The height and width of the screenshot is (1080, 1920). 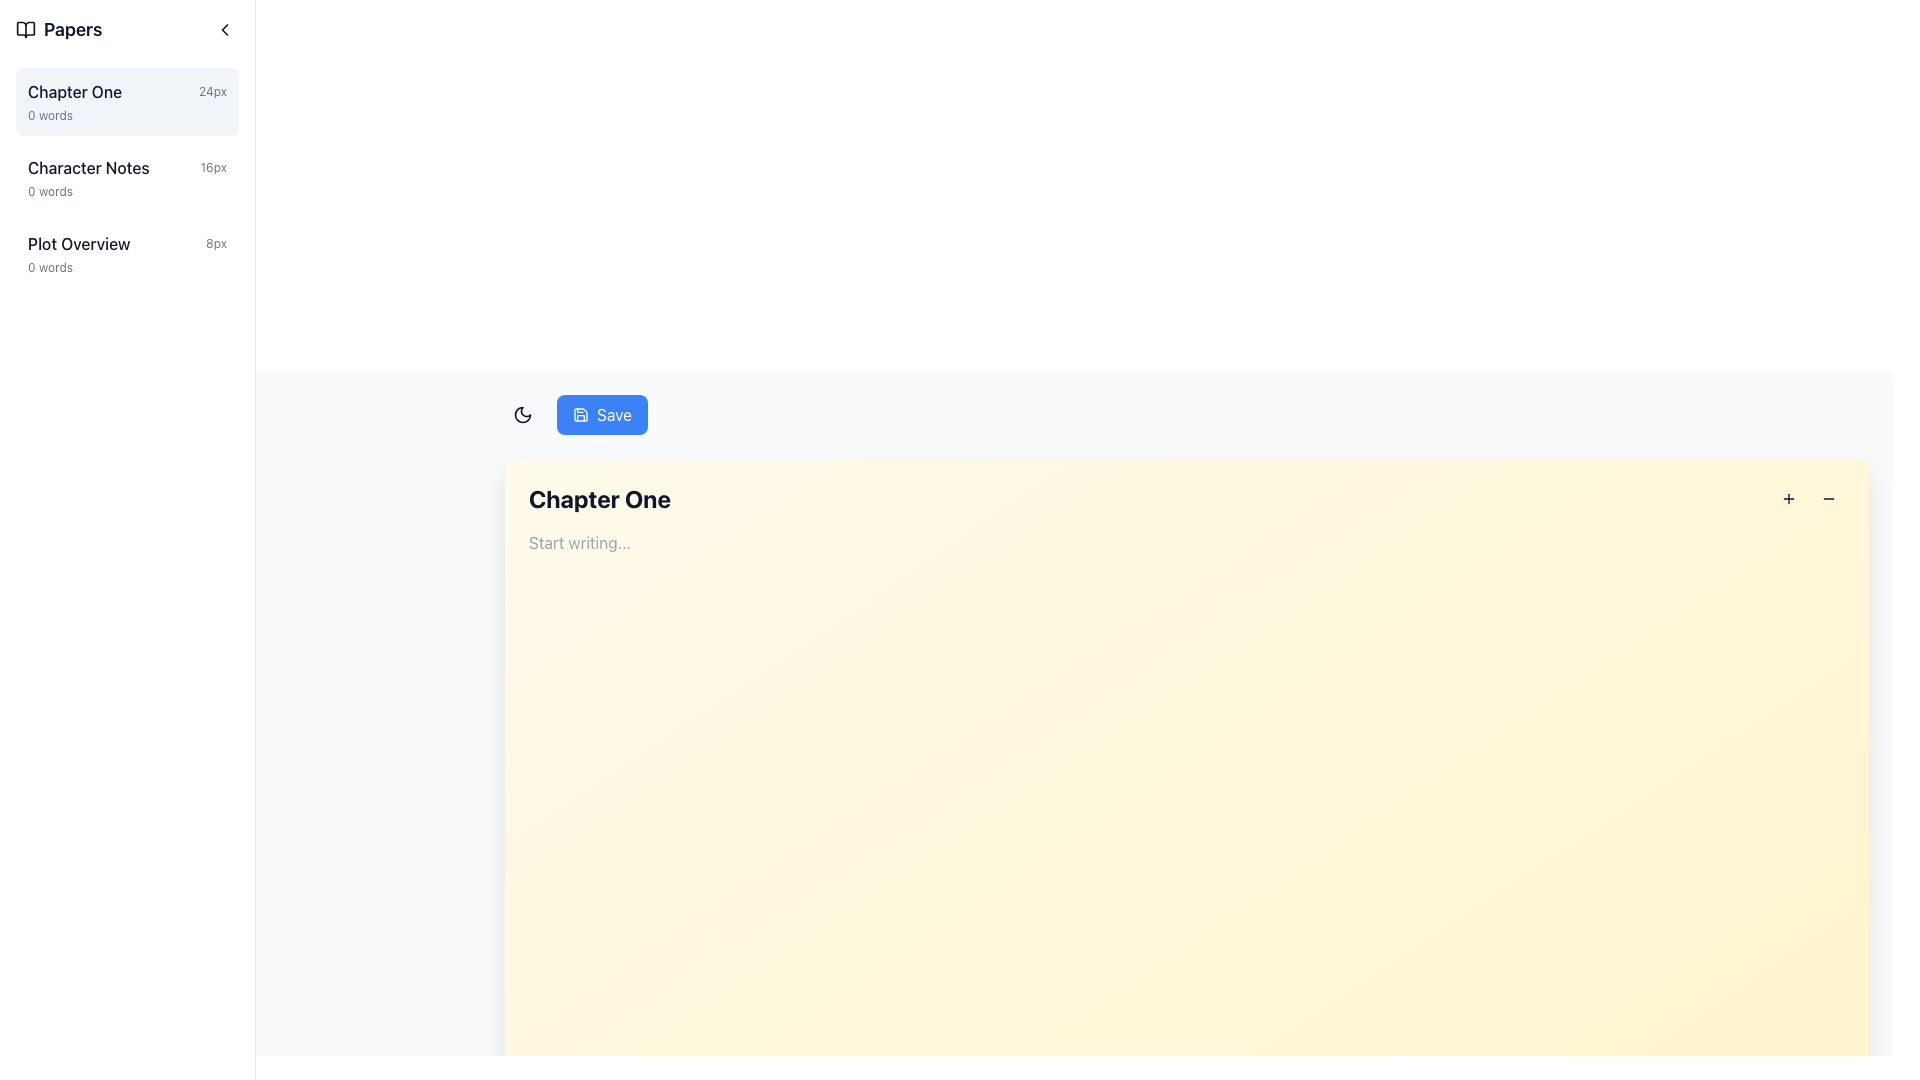 What do you see at coordinates (126, 101) in the screenshot?
I see `the Navigation menu item titled 'Chapter One'` at bounding box center [126, 101].